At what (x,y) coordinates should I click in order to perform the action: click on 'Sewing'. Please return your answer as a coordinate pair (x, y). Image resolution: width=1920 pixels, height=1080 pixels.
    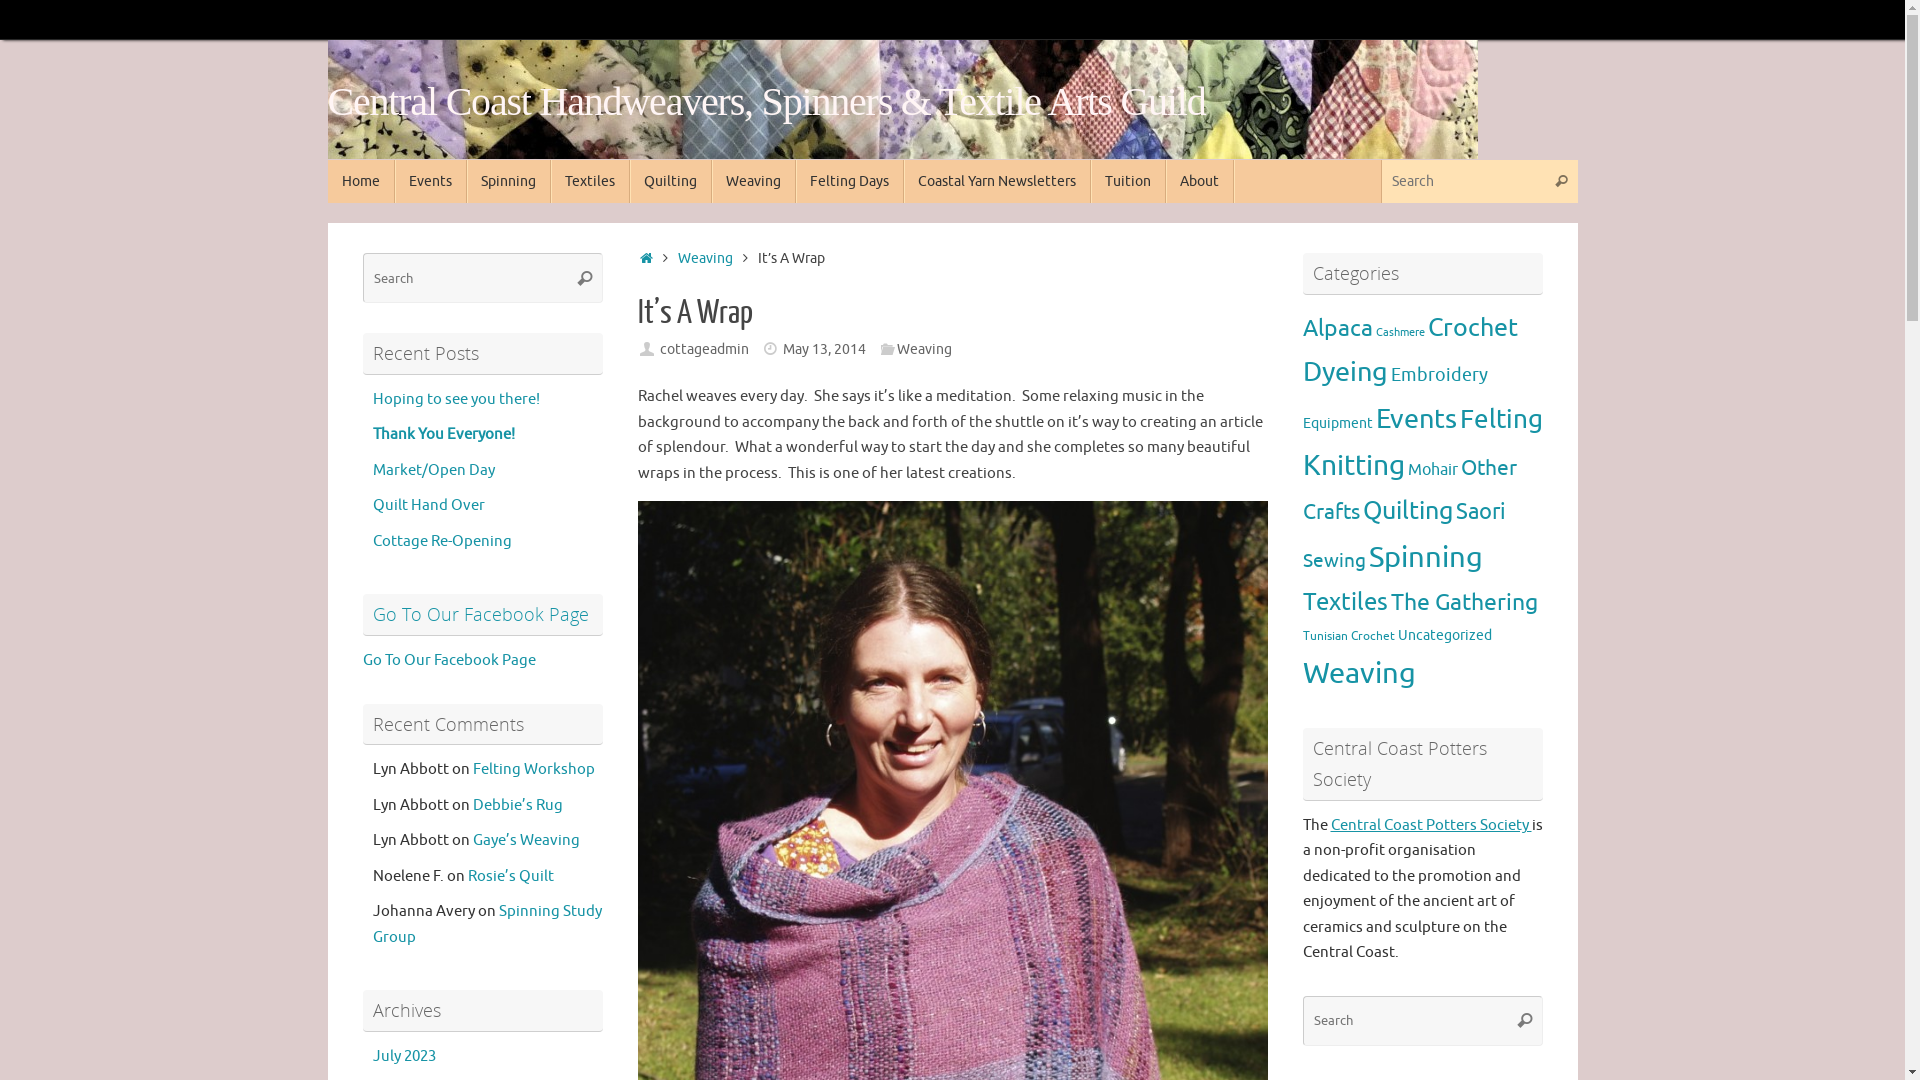
    Looking at the image, I should click on (1333, 560).